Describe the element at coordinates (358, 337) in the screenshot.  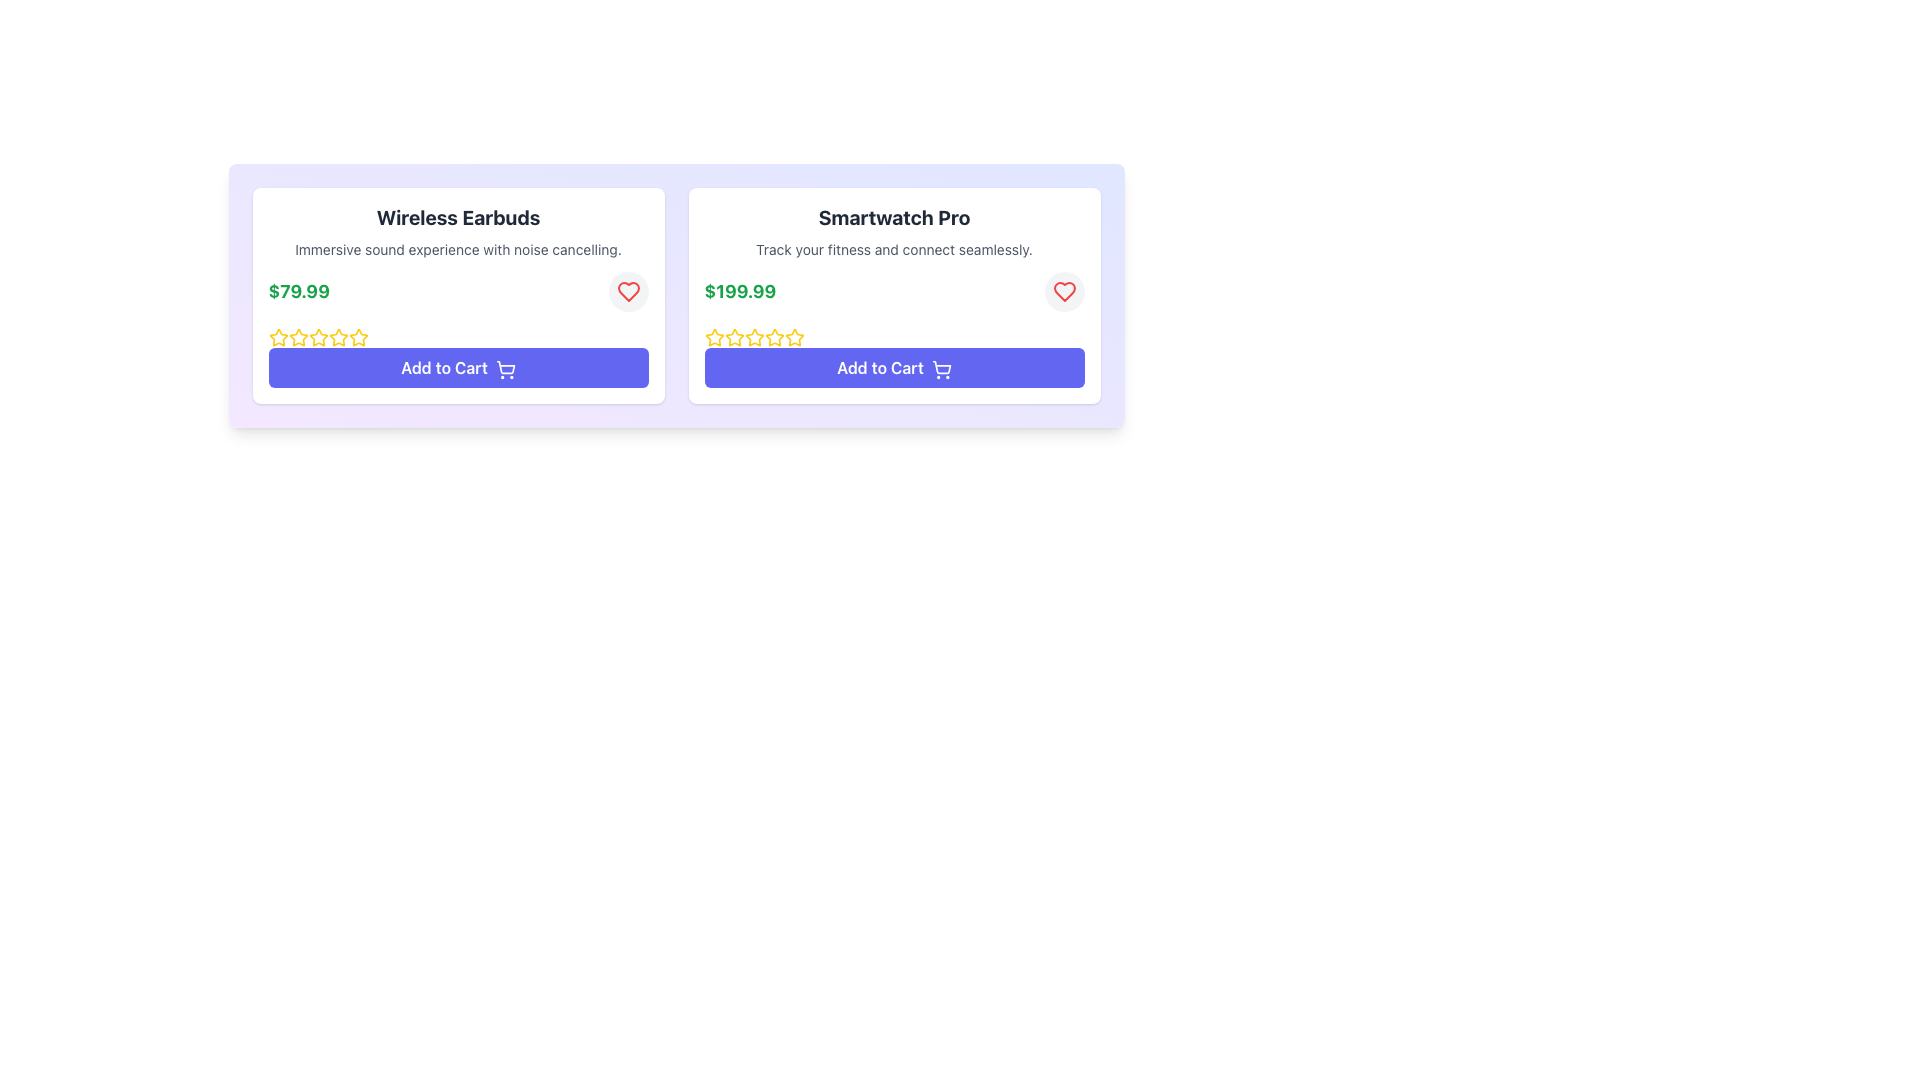
I see `the fifth star in the star rating bar of the product card labeled 'Wireless Earbuds' to rate the product` at that location.